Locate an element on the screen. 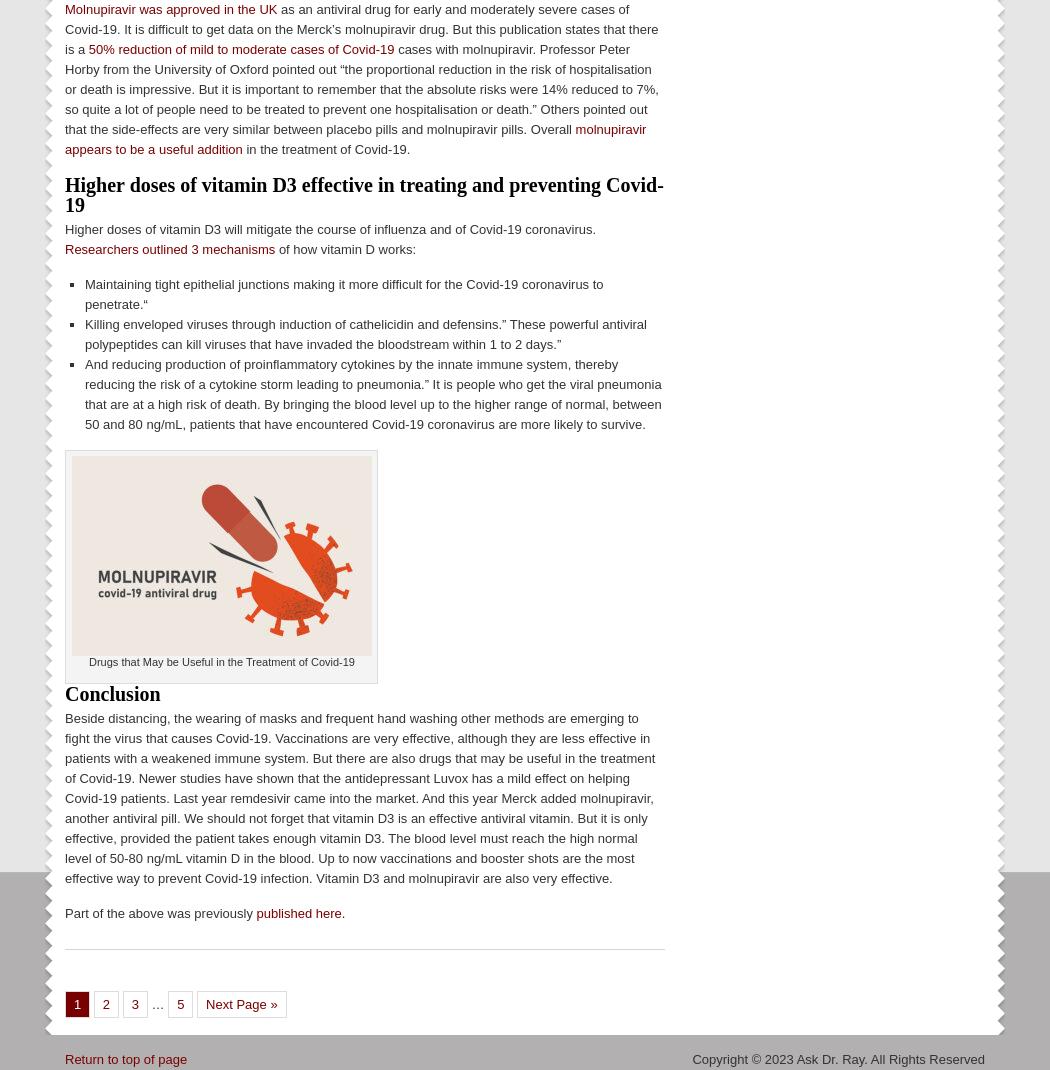 This screenshot has height=1070, width=1050. 'Maintaining tight epithelial junctions making it more difficult for the Covid-19 coronavirus to penetrate.“' is located at coordinates (342, 293).